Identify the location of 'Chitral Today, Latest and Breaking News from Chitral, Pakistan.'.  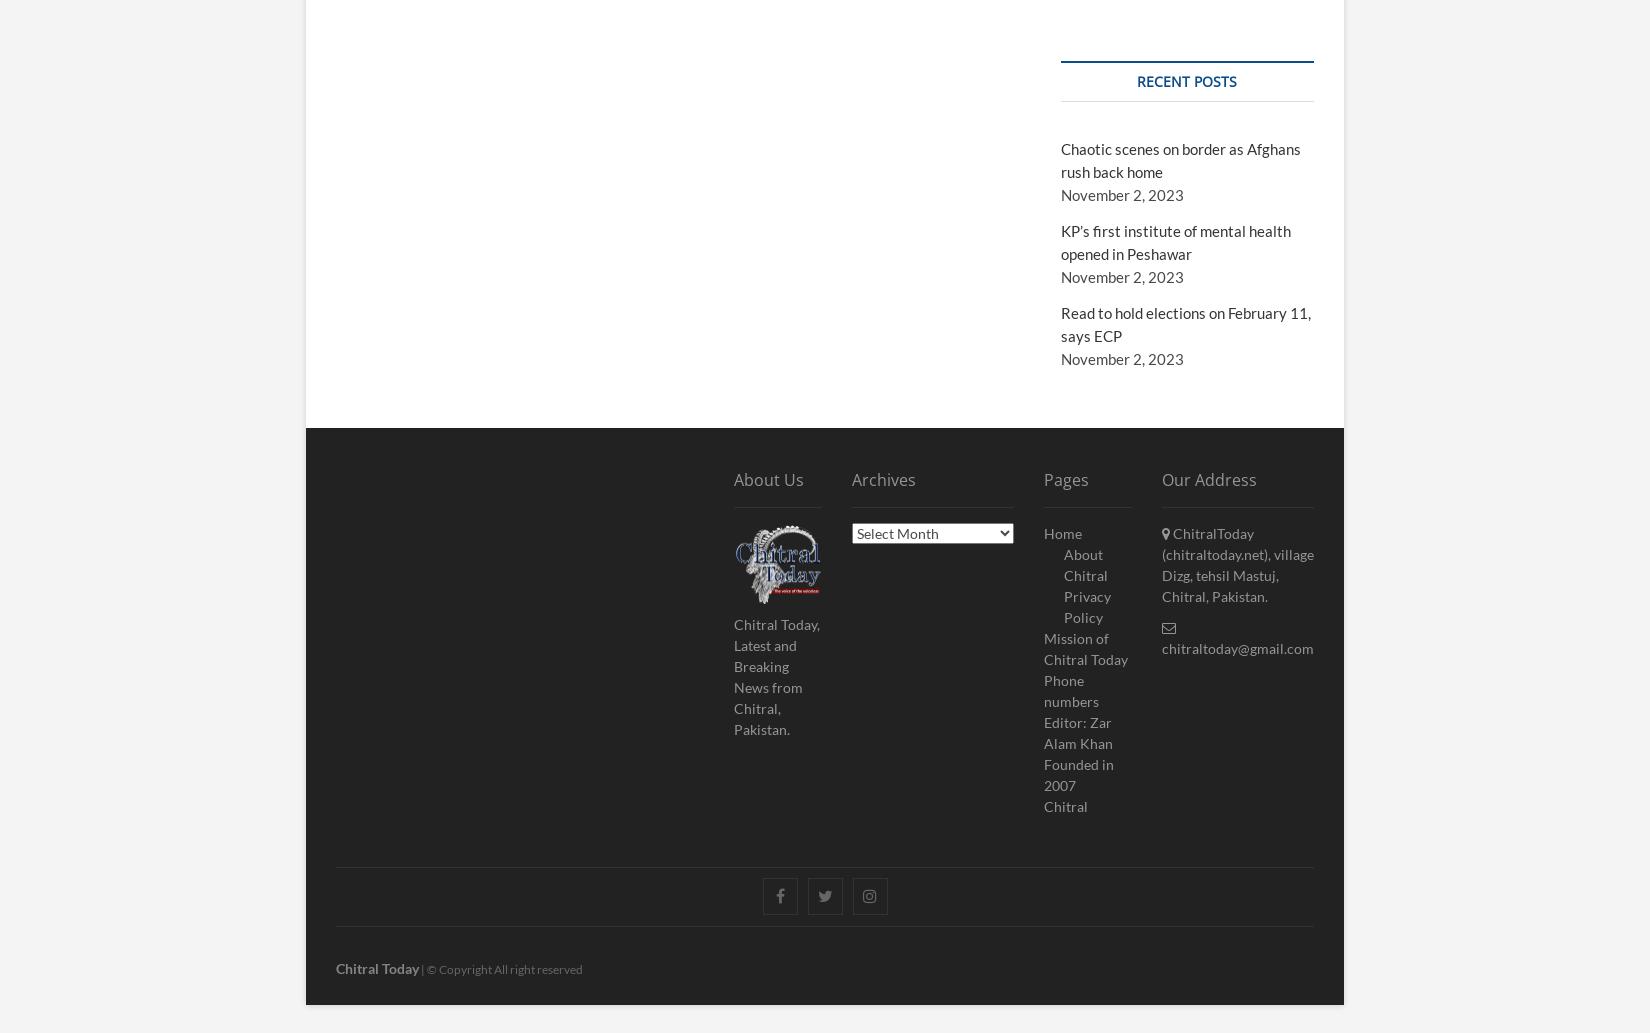
(775, 674).